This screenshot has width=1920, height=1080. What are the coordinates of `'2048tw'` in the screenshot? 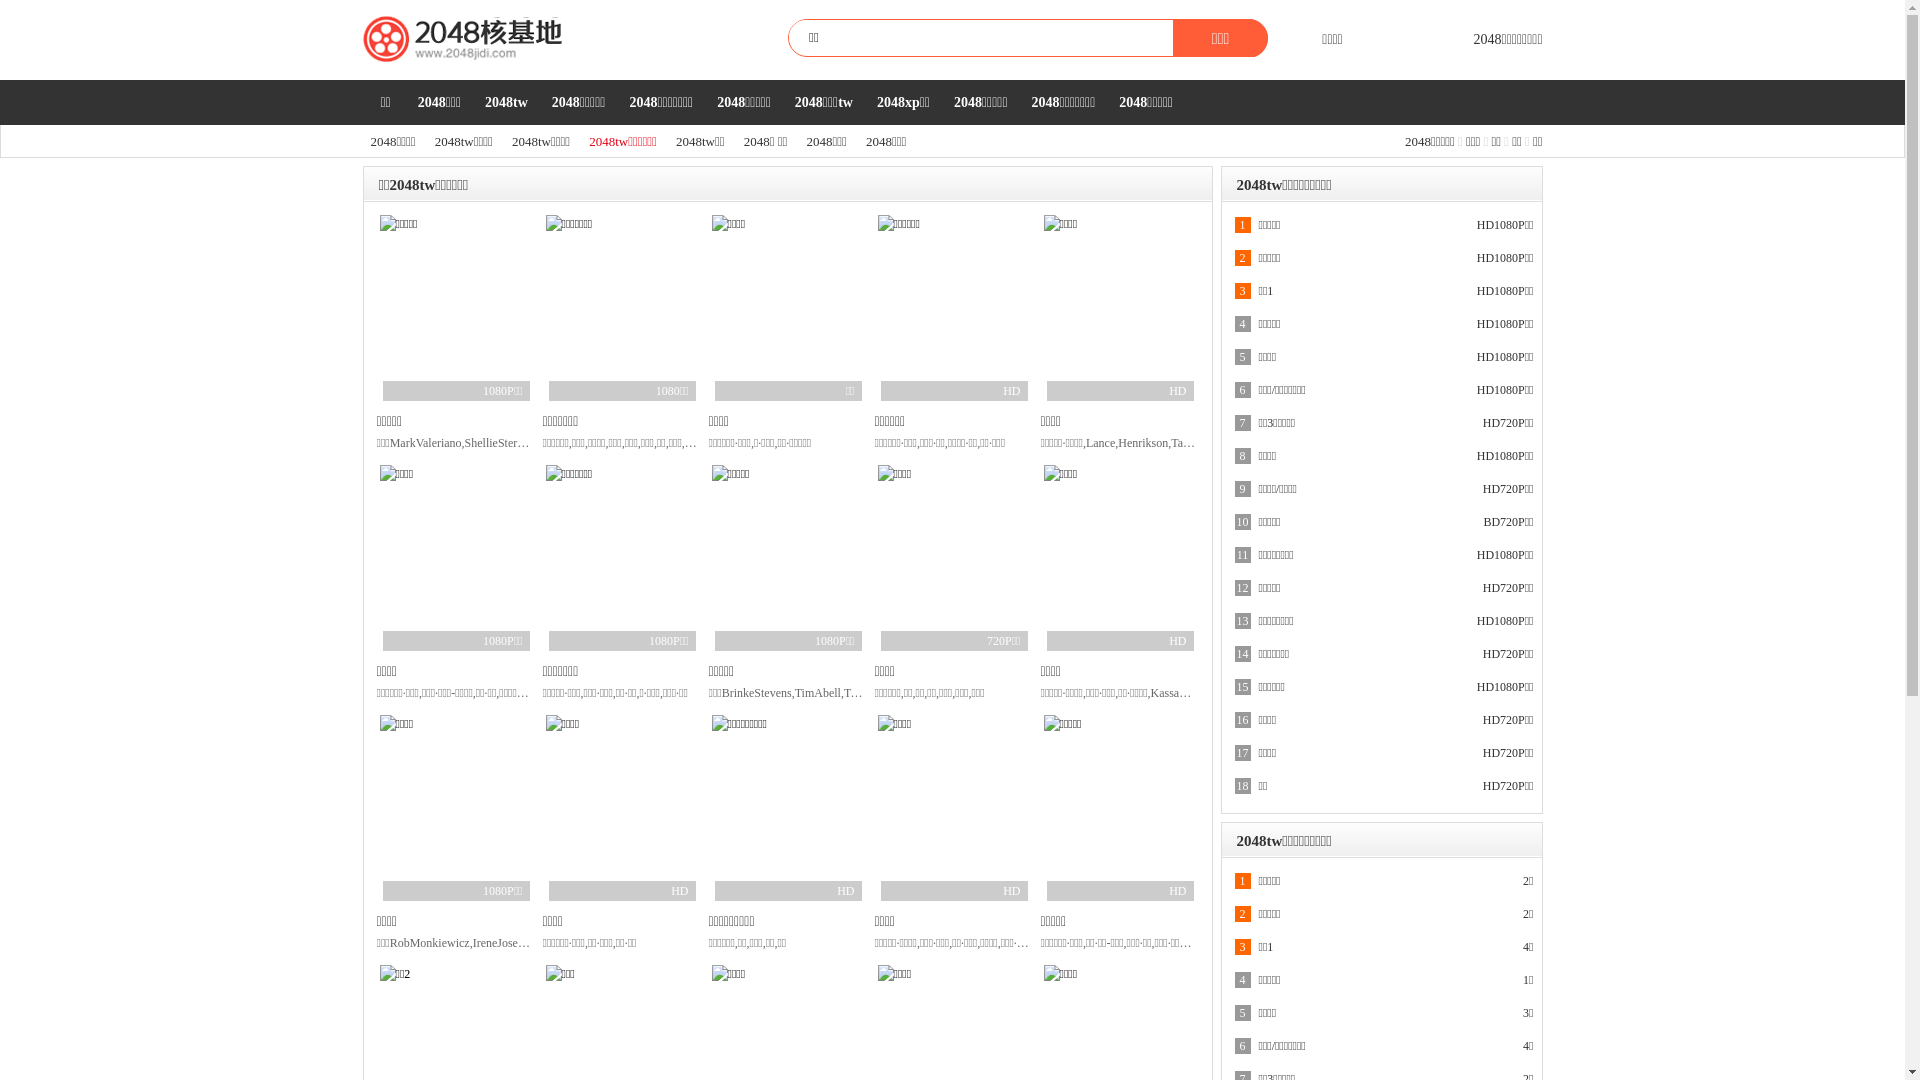 It's located at (506, 102).